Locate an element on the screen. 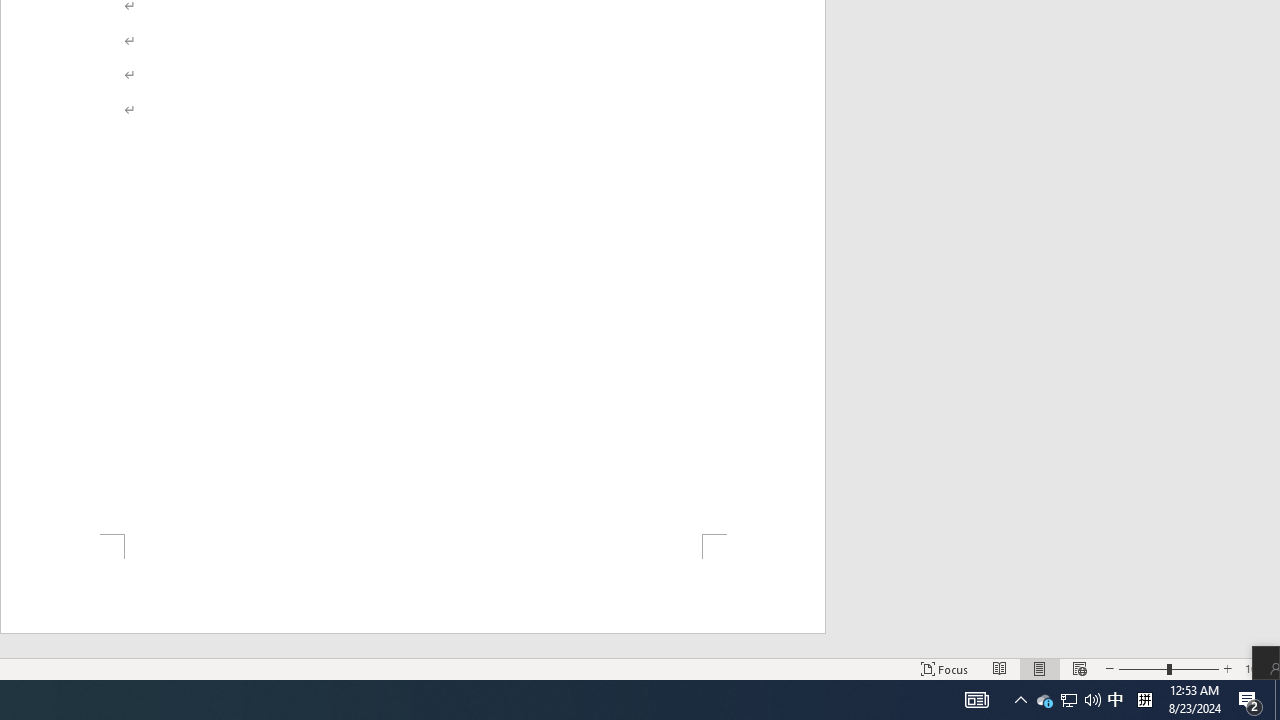  'Zoom Out' is located at coordinates (1143, 669).